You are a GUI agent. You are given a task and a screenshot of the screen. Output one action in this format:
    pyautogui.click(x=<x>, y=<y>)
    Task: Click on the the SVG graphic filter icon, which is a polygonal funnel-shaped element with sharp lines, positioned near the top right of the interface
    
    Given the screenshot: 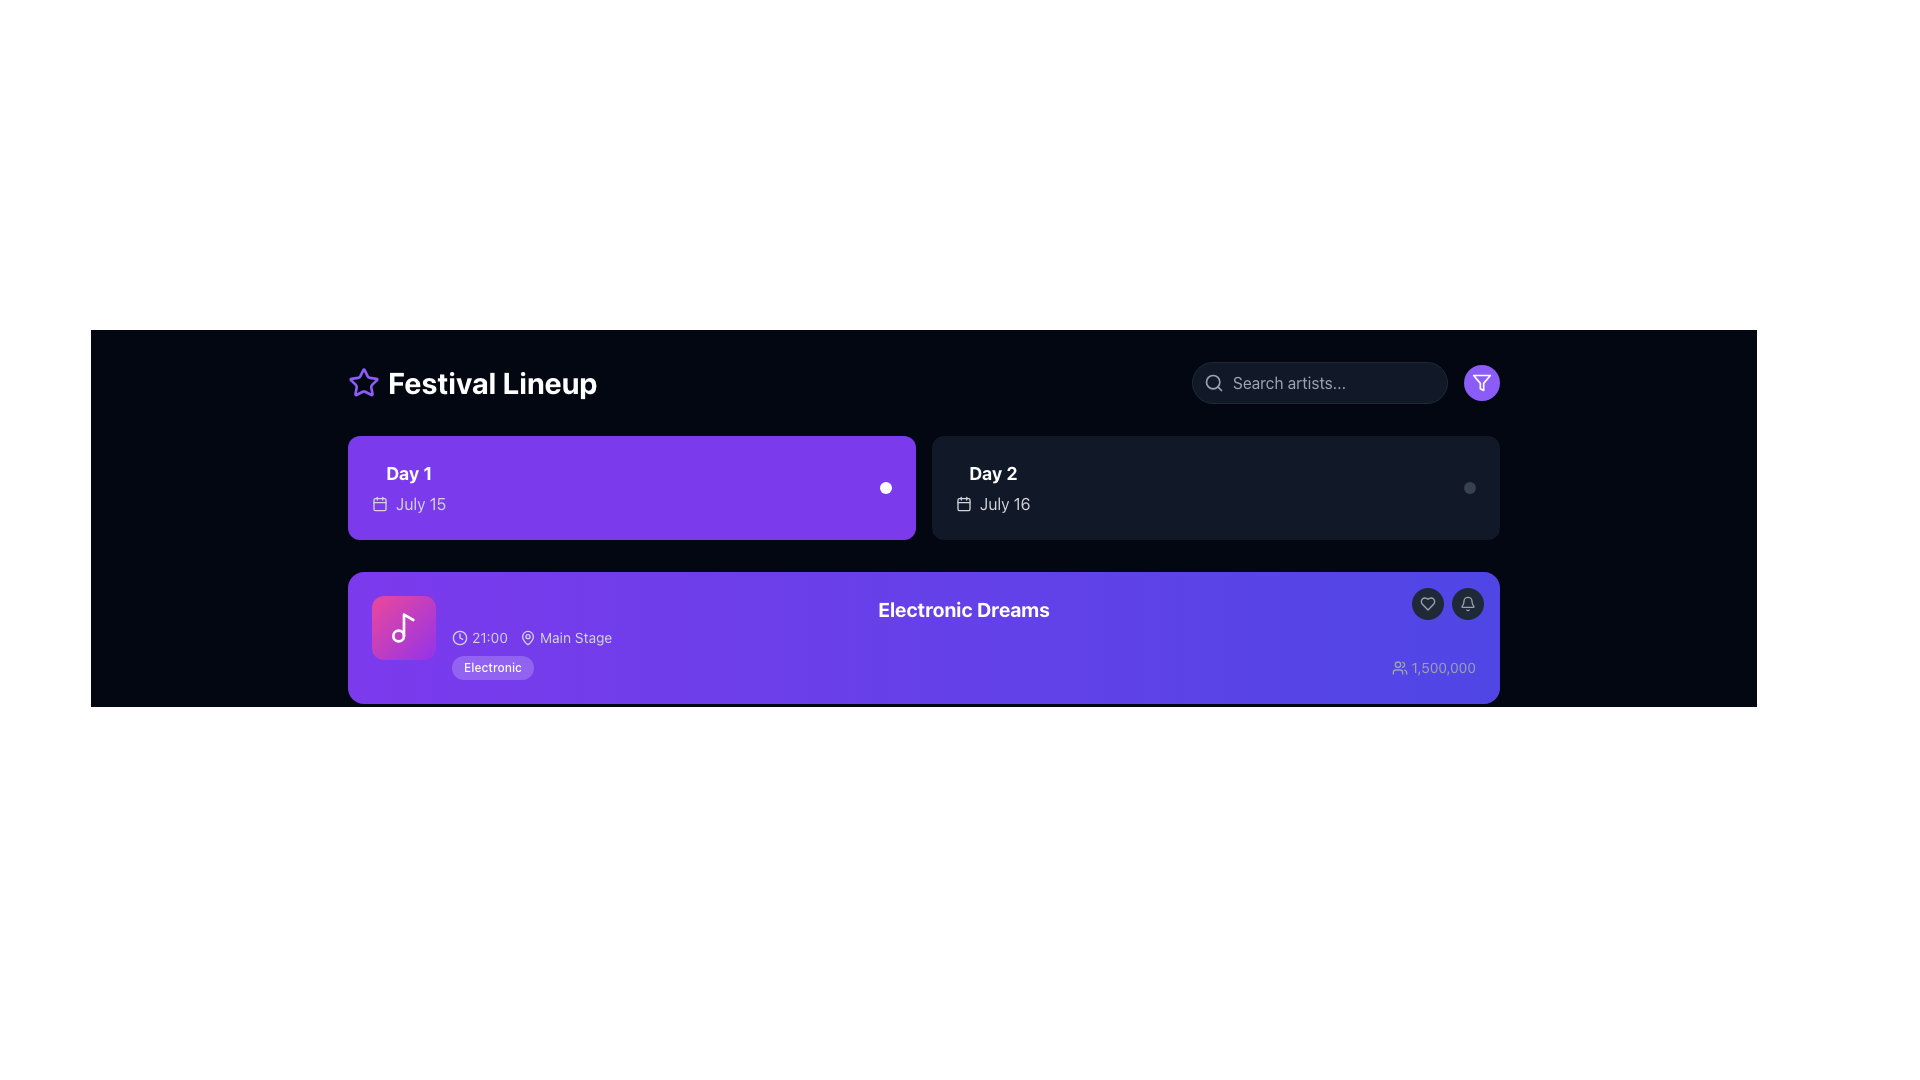 What is the action you would take?
    pyautogui.click(x=1482, y=382)
    